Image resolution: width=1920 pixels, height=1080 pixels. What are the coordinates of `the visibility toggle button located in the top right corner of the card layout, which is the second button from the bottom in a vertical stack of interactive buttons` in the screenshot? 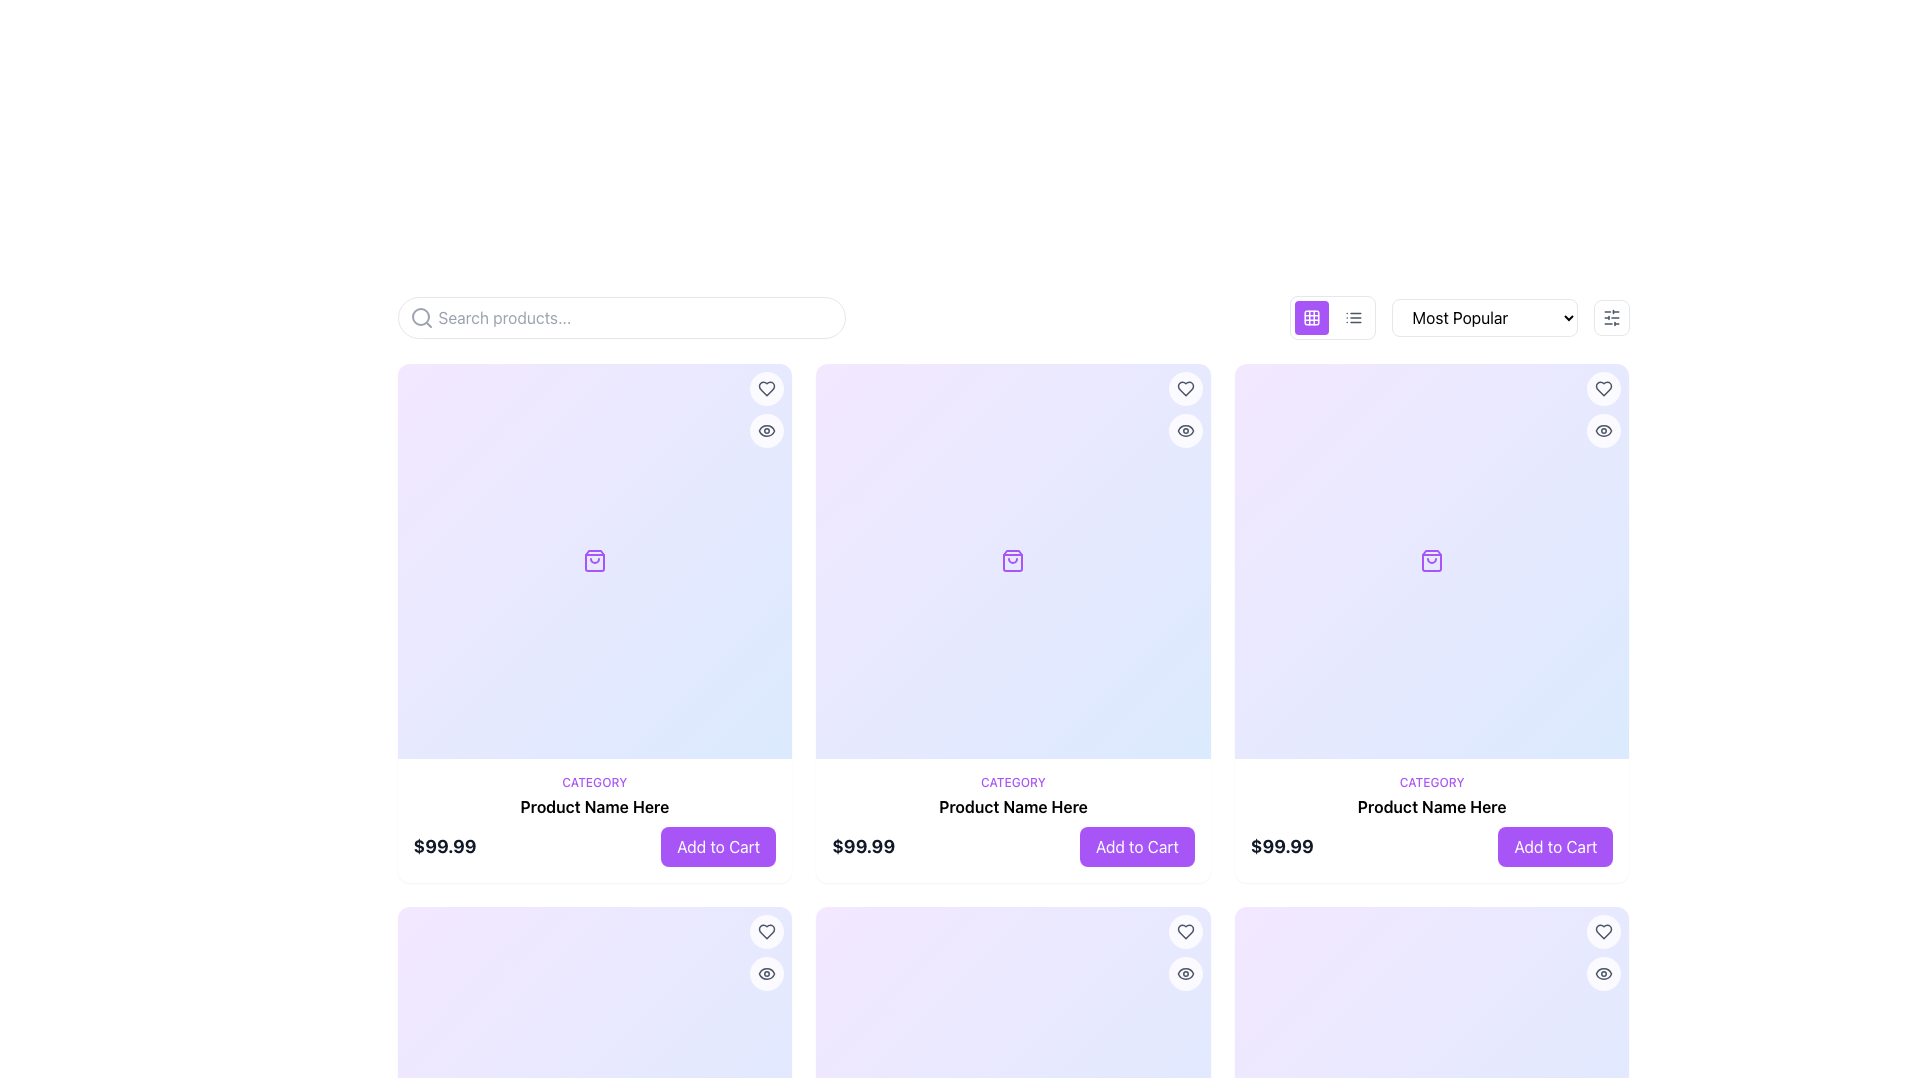 It's located at (1185, 972).